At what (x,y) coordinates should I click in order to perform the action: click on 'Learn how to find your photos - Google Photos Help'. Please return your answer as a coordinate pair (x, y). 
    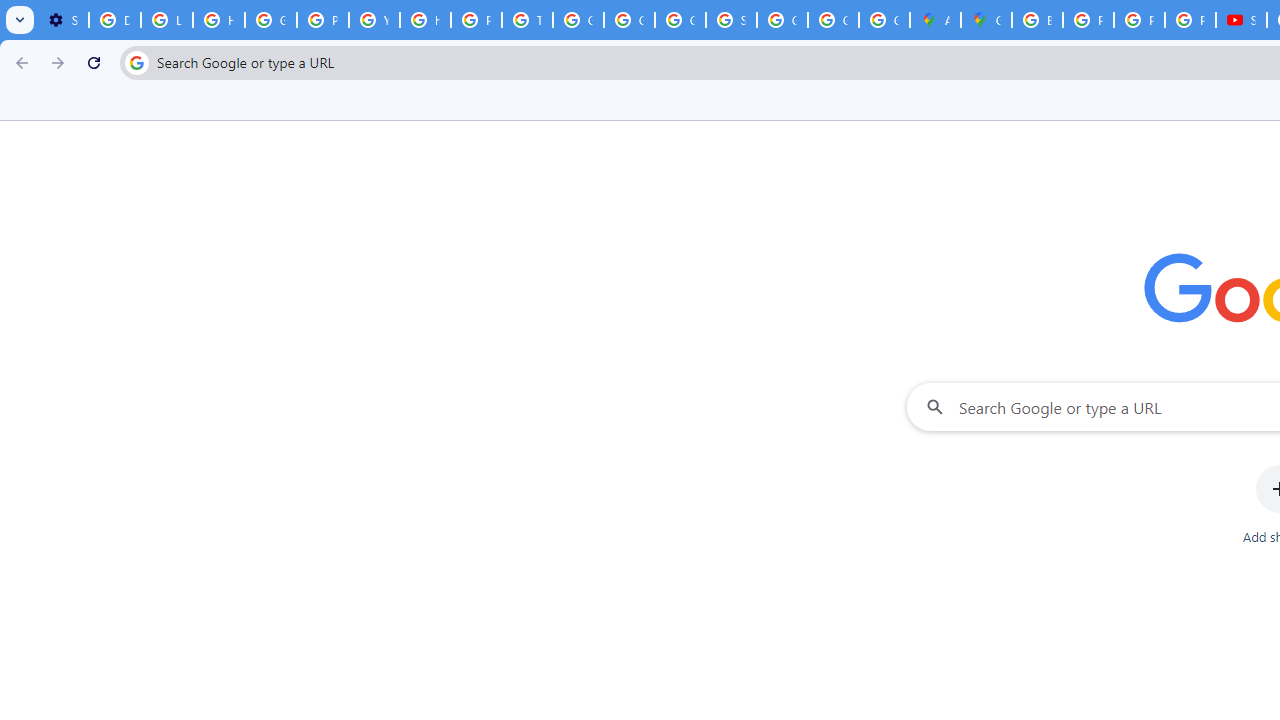
    Looking at the image, I should click on (167, 20).